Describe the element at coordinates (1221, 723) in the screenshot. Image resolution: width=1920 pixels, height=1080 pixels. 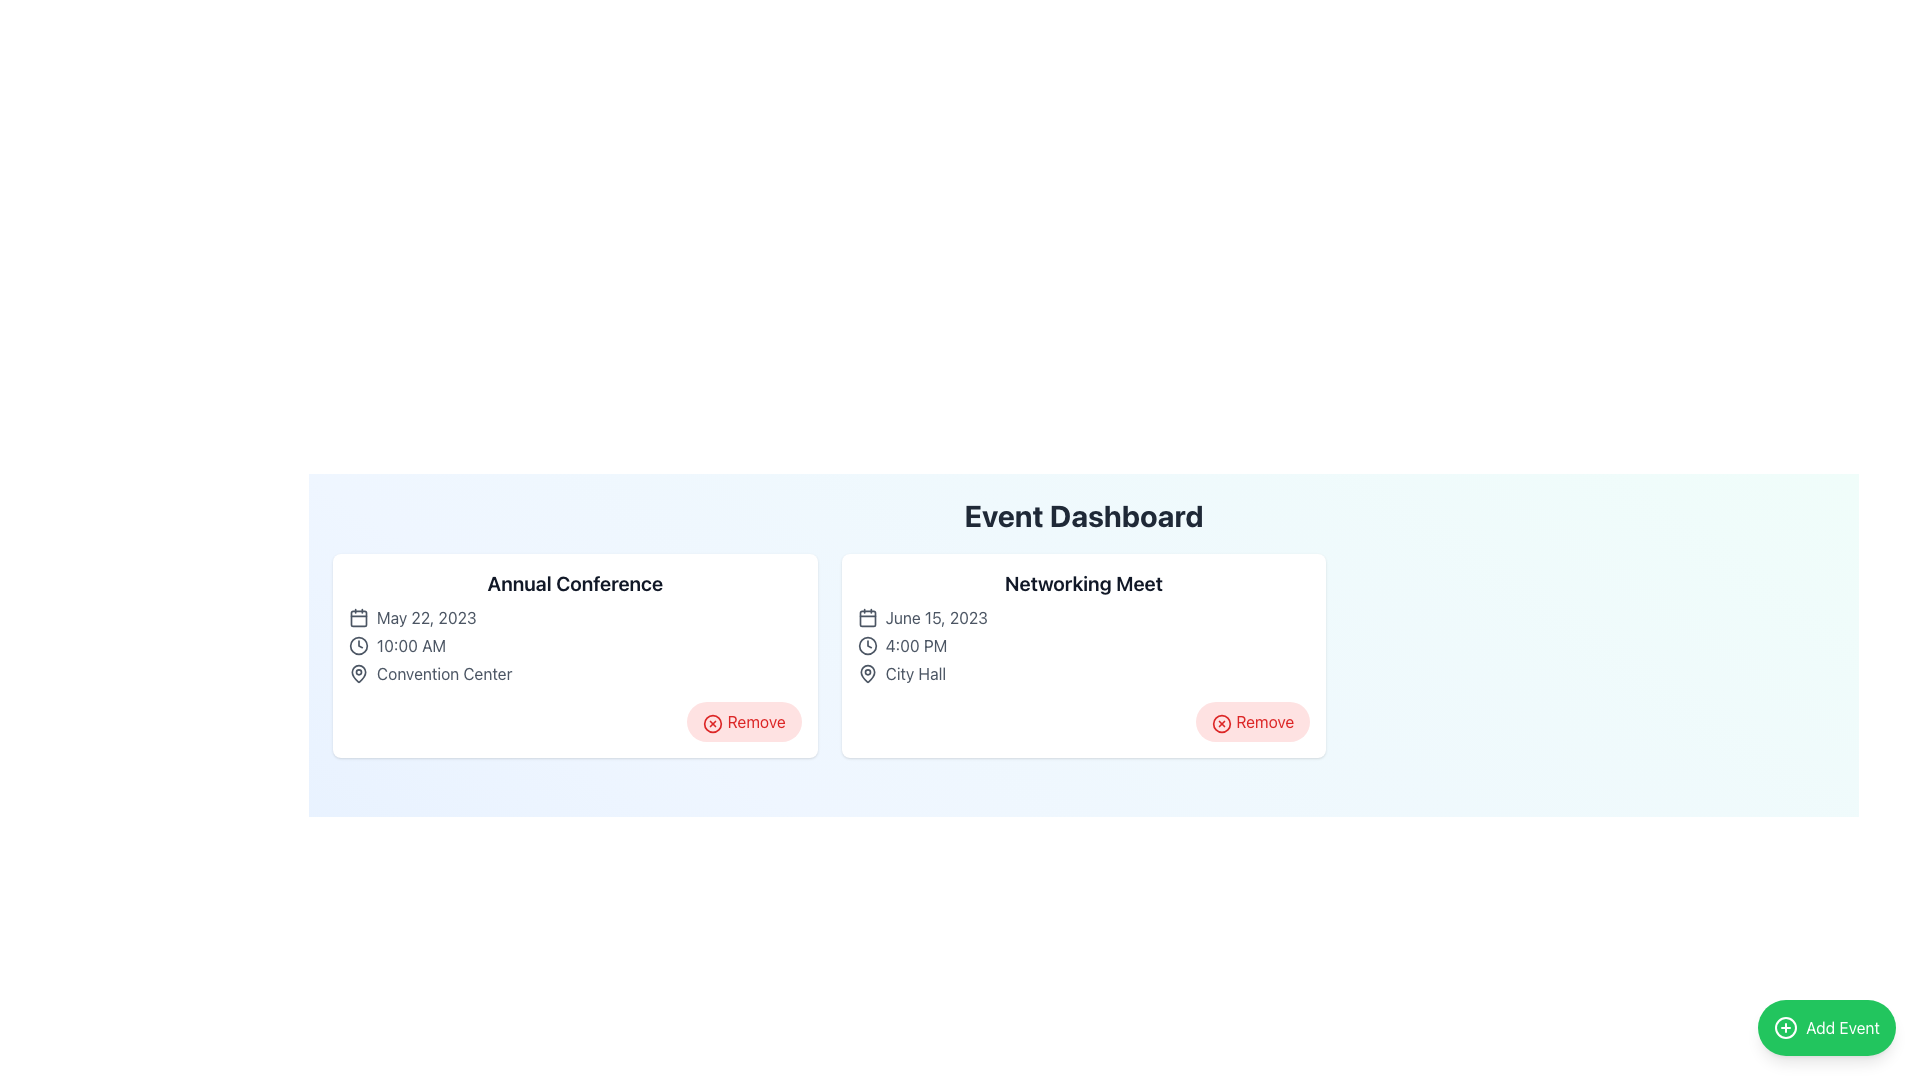
I see `the 'Remove' icon, a circular icon with a cross symbol in red, located in the bottom right corner of the 'Networking Meet' card on the 'Event Dashboard'` at that location.